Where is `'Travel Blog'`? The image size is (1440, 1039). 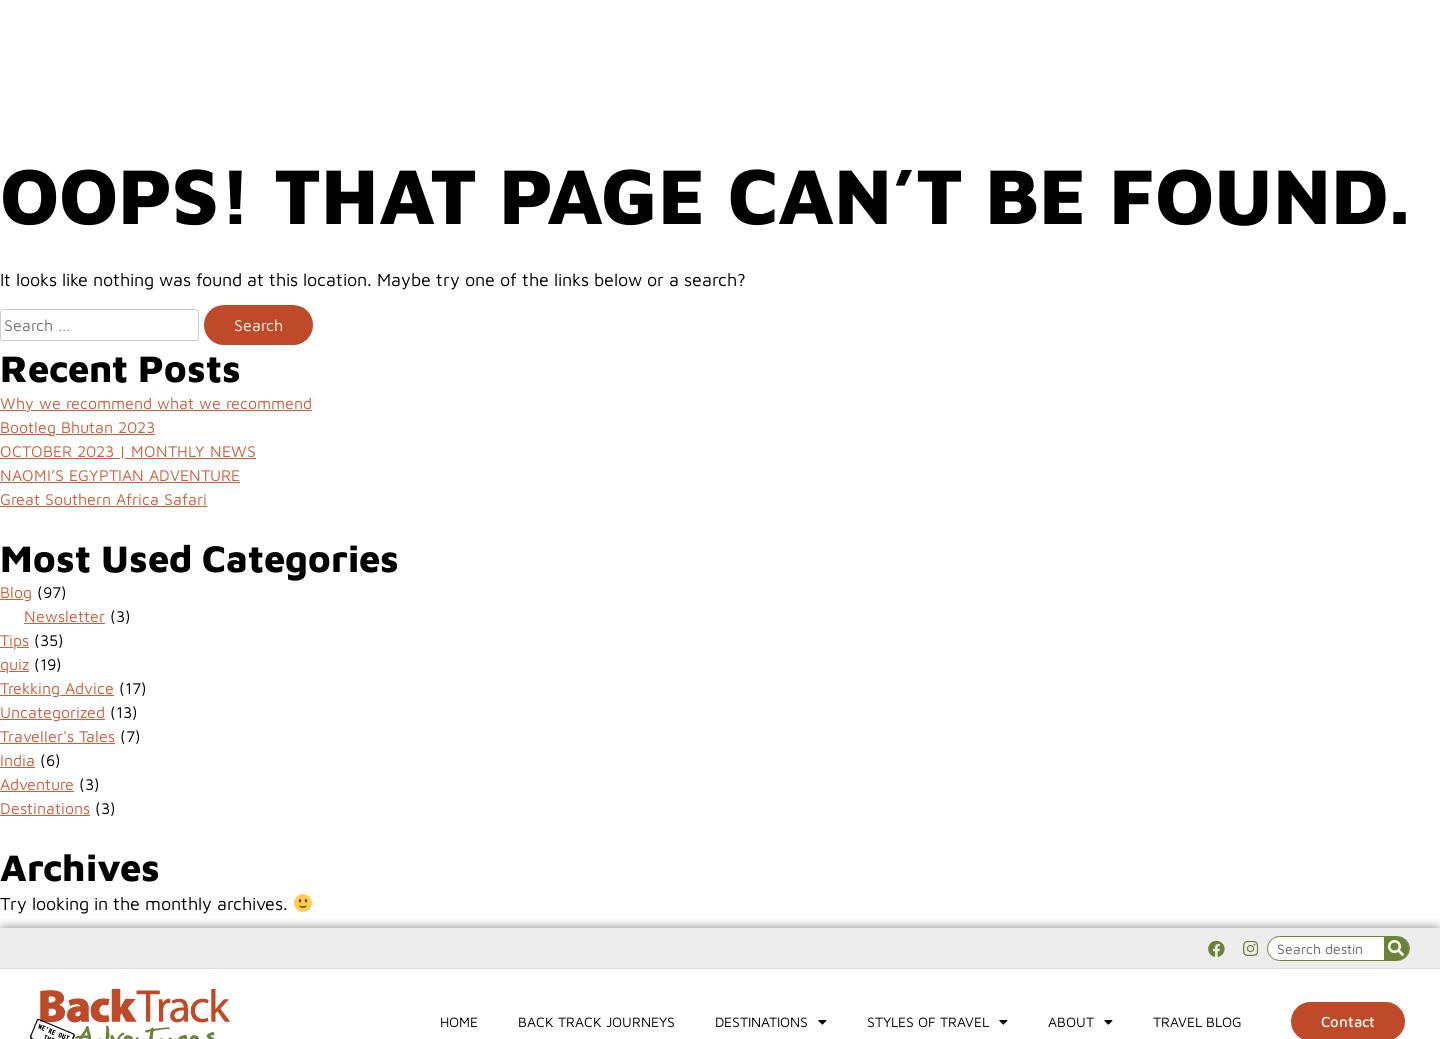 'Travel Blog' is located at coordinates (1197, 91).